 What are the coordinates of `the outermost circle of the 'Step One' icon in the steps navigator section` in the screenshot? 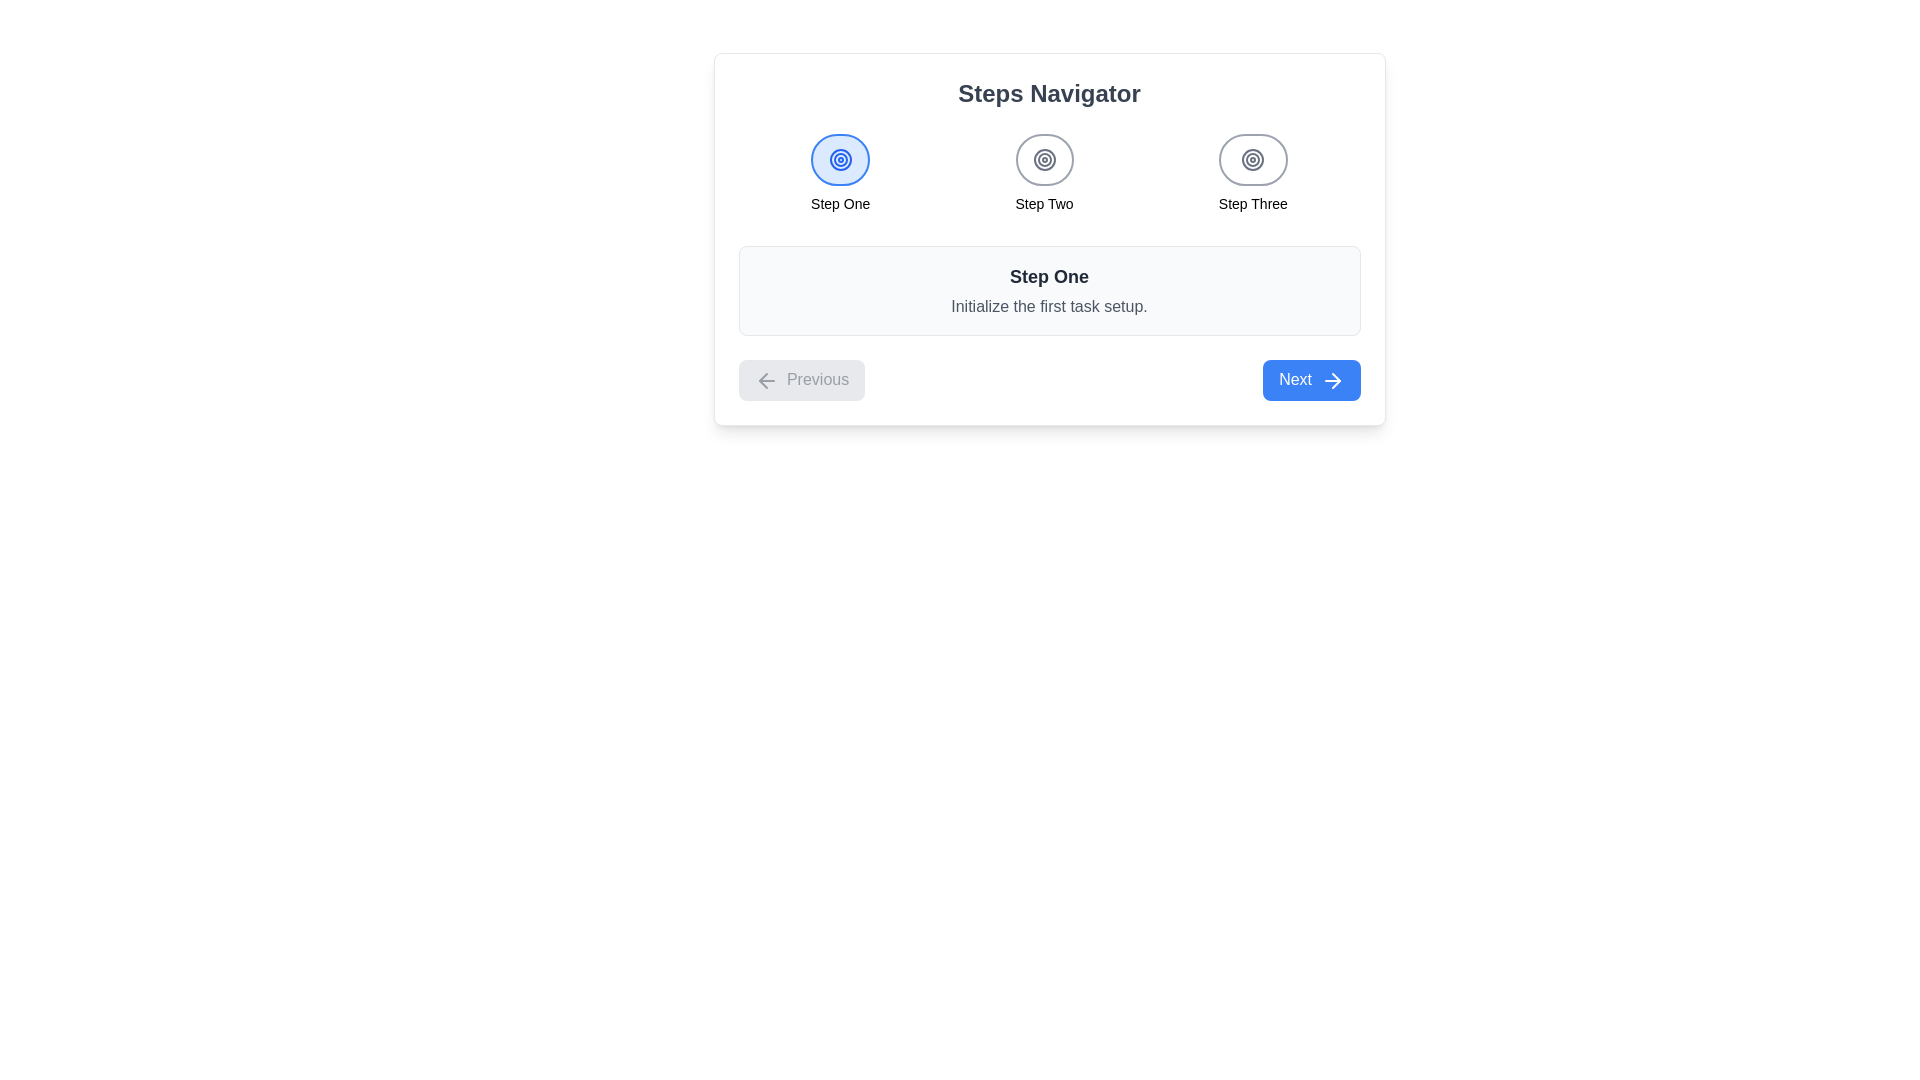 It's located at (840, 158).